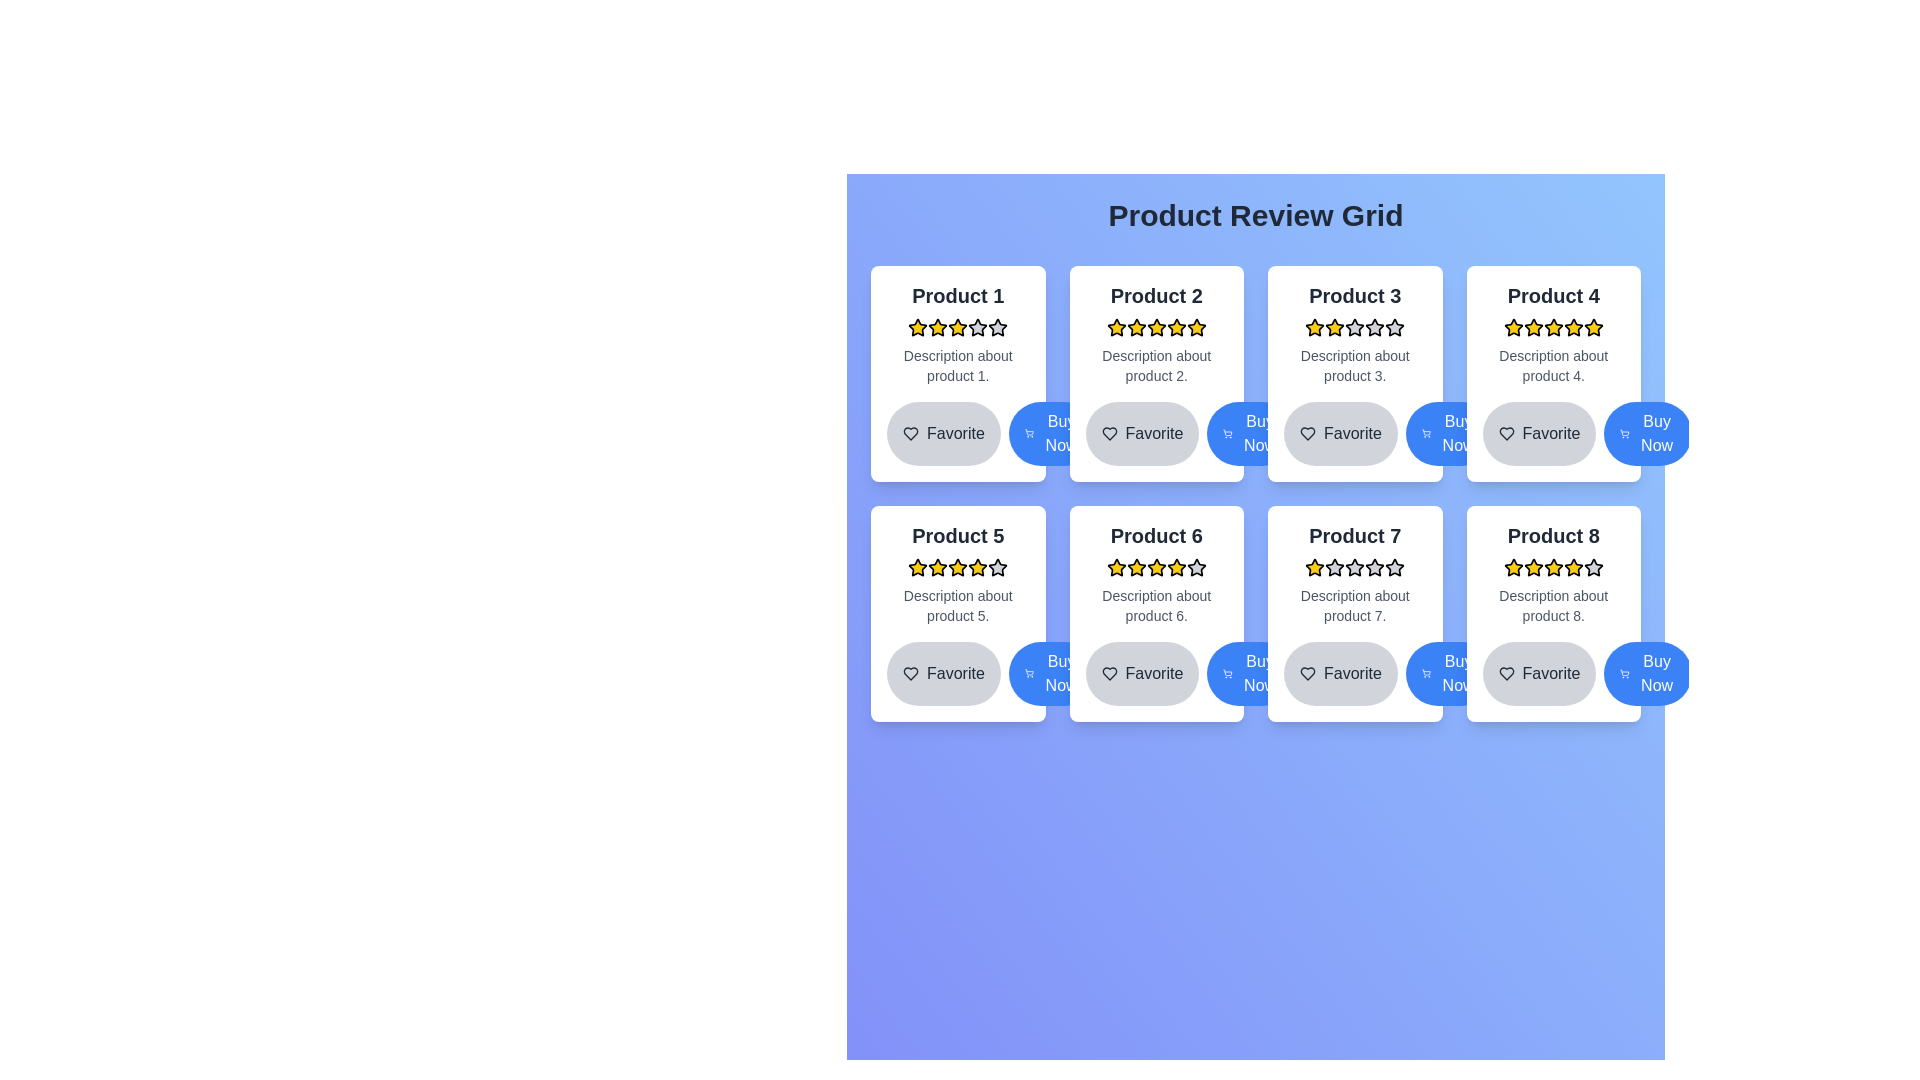 The width and height of the screenshot is (1920, 1080). Describe the element at coordinates (1552, 433) in the screenshot. I see `the favorite button located in the bottom section of the Product 4 card in the Product Review Grid` at that location.